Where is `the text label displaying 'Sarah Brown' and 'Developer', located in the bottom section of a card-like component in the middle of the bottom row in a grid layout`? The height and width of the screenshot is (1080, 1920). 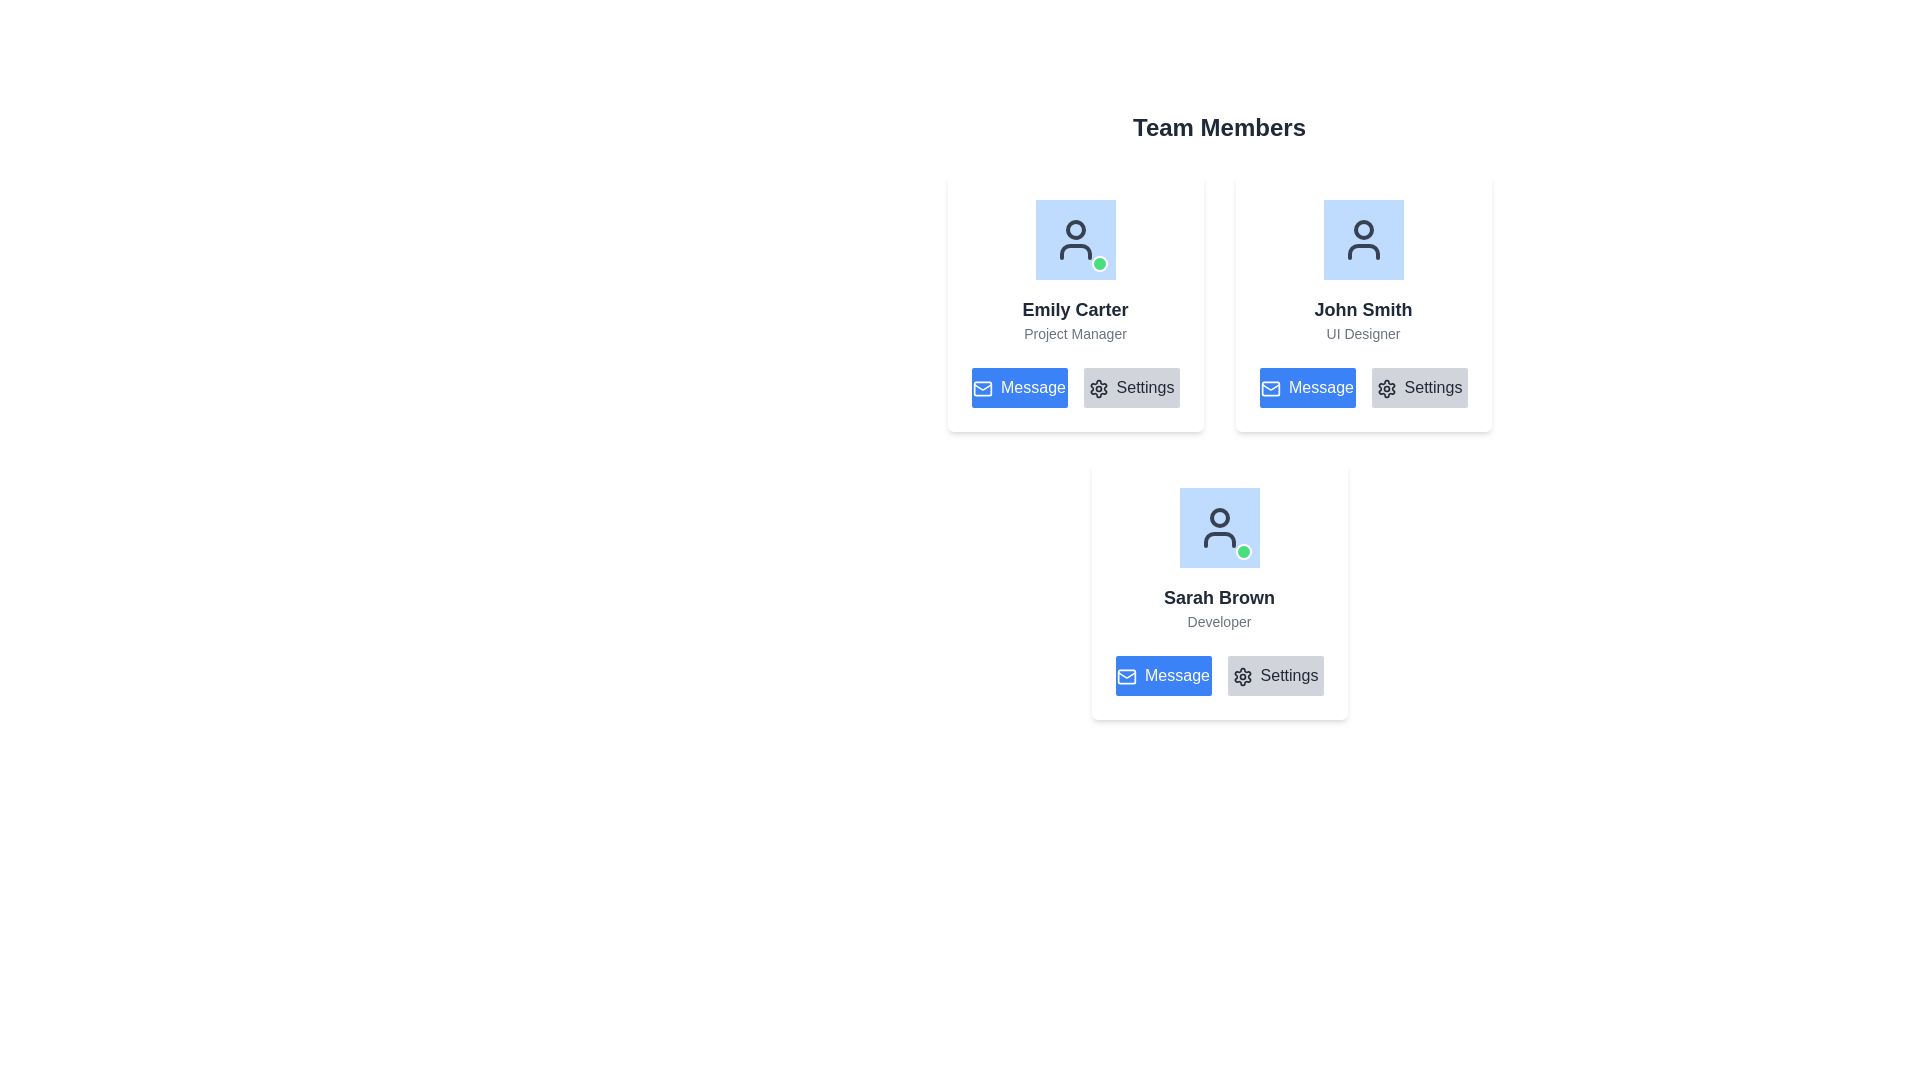
the text label displaying 'Sarah Brown' and 'Developer', located in the bottom section of a card-like component in the middle of the bottom row in a grid layout is located at coordinates (1218, 607).